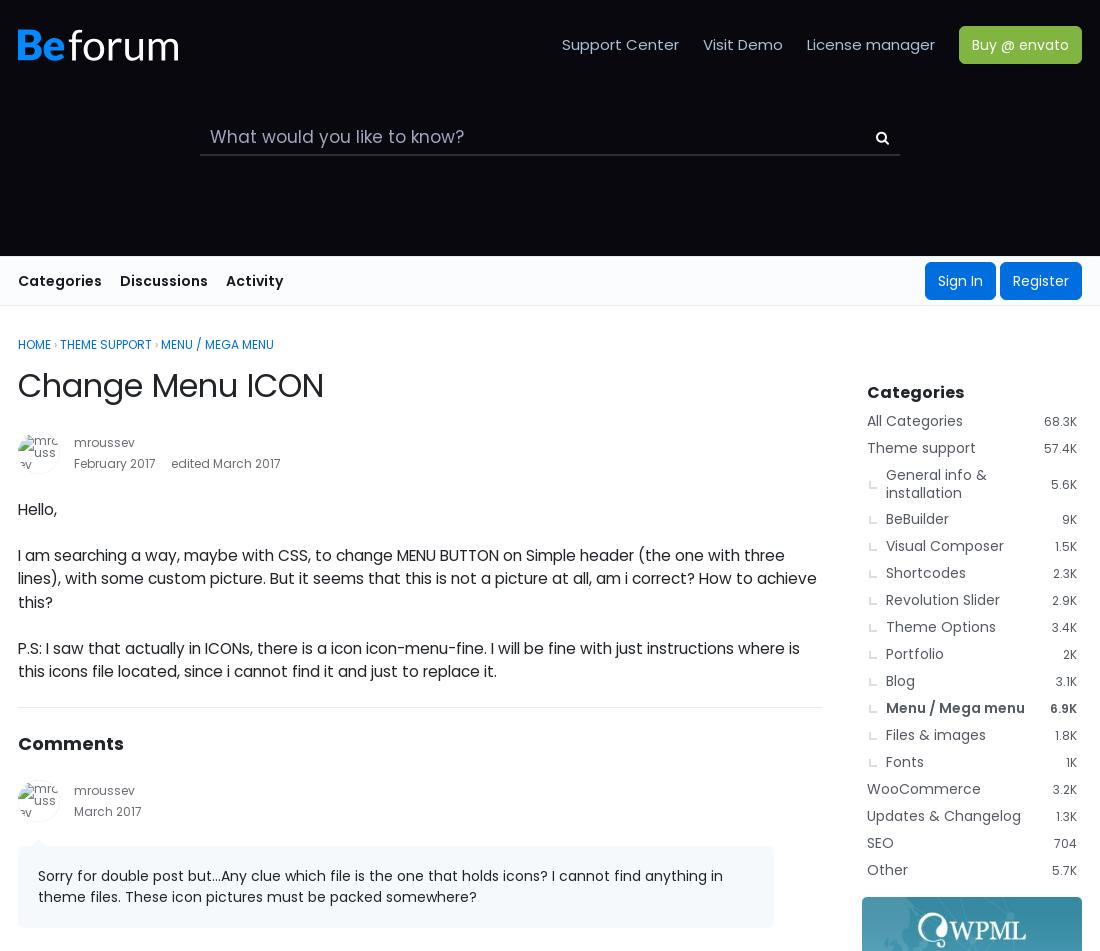  What do you see at coordinates (36, 884) in the screenshot?
I see `'Sorry for double post but...Any clue which file is the one that holds icons? I cannot find anything in theme files. These icon pictures must be packed somewhere?'` at bounding box center [36, 884].